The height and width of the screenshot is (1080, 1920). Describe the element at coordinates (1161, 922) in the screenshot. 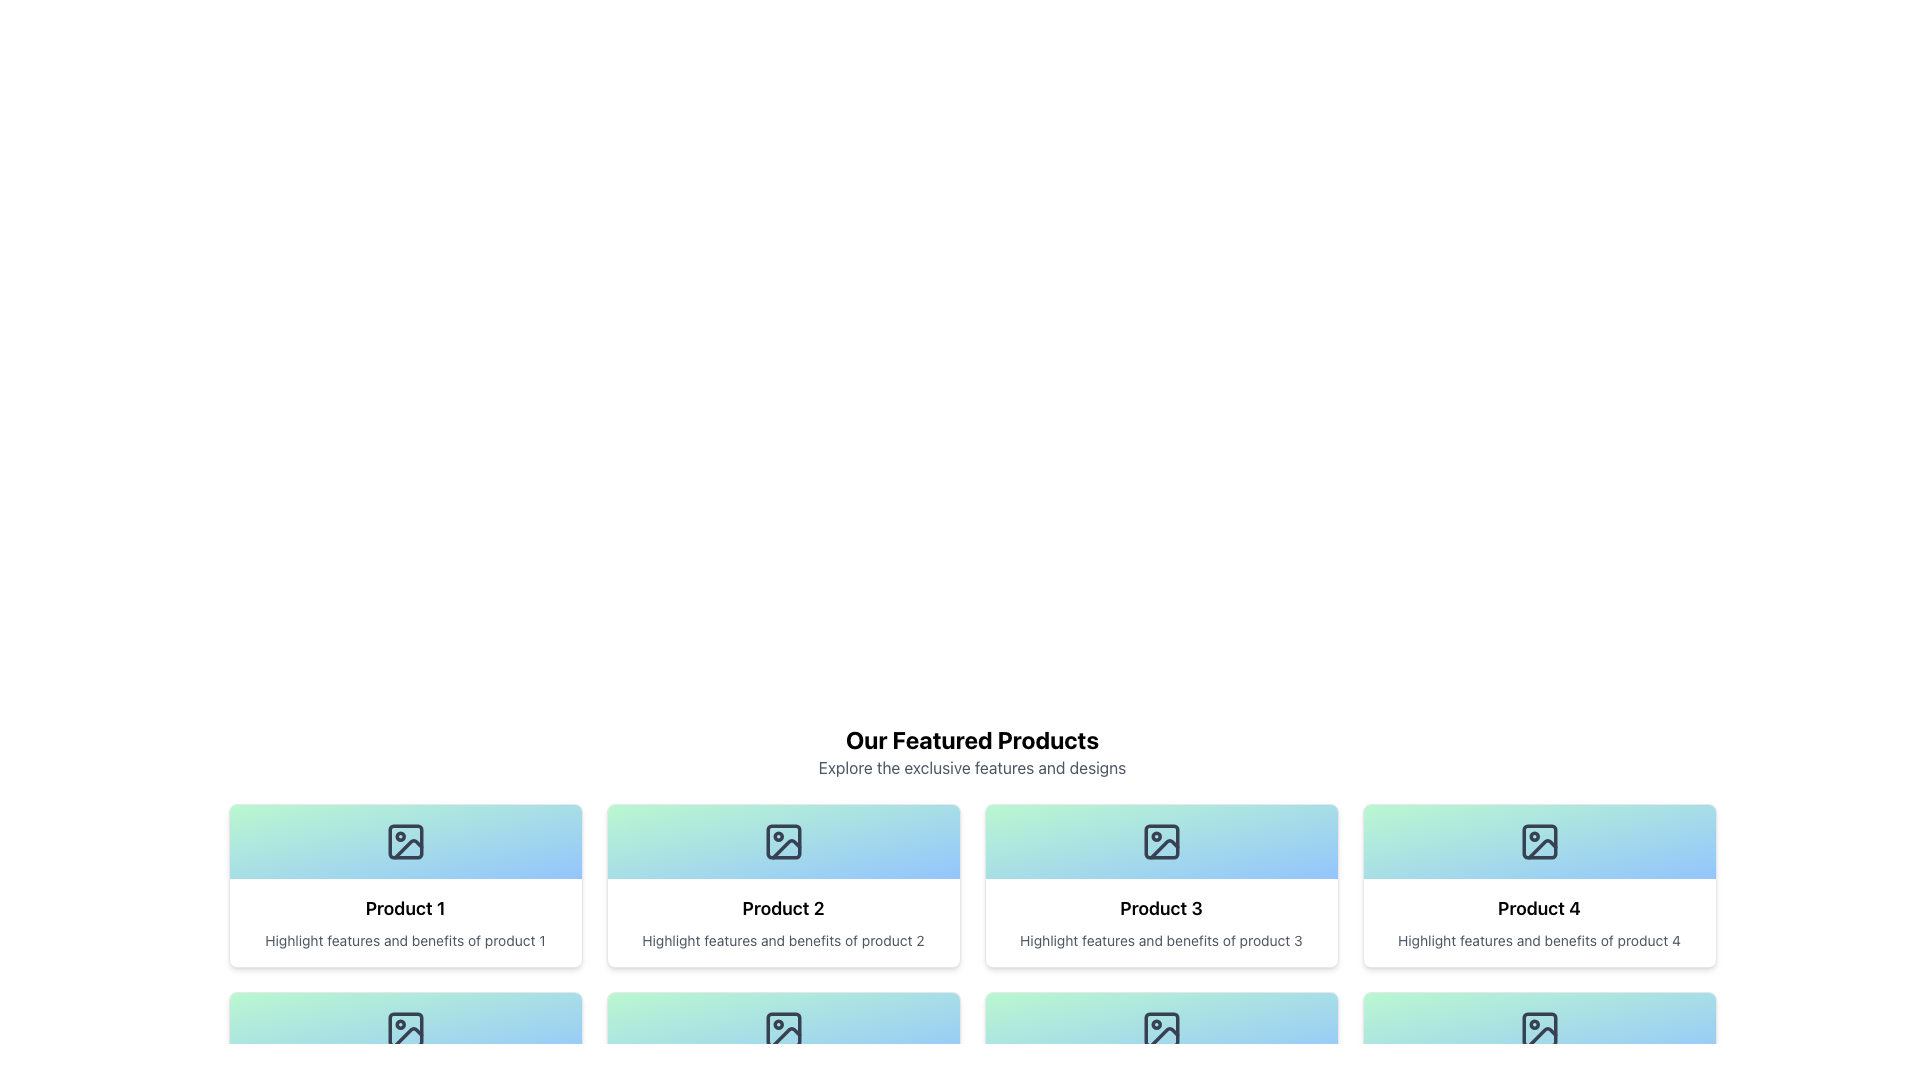

I see `the text block displaying the name and description of Product 3, located in the third card of the top row in a grid of cards` at that location.